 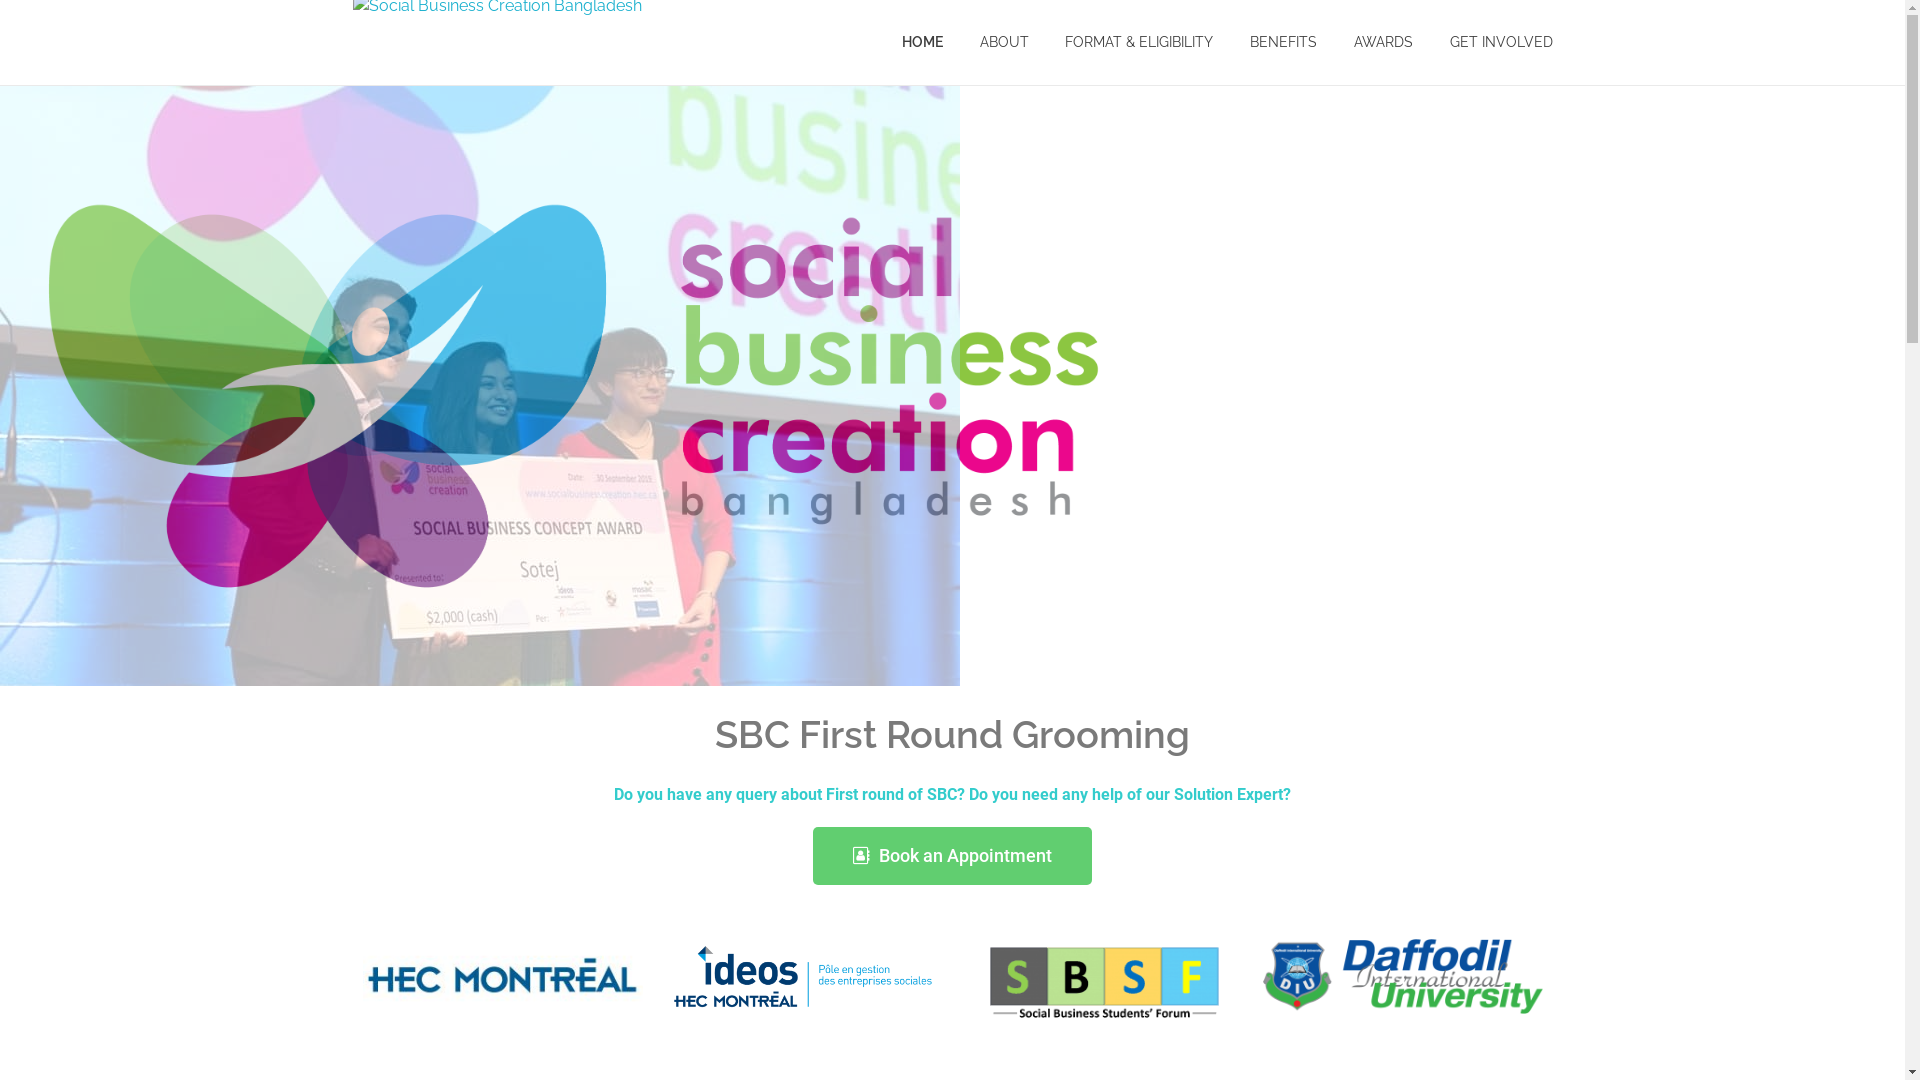 What do you see at coordinates (1139, 42) in the screenshot?
I see `'FORMAT & ELIGIBILITY'` at bounding box center [1139, 42].